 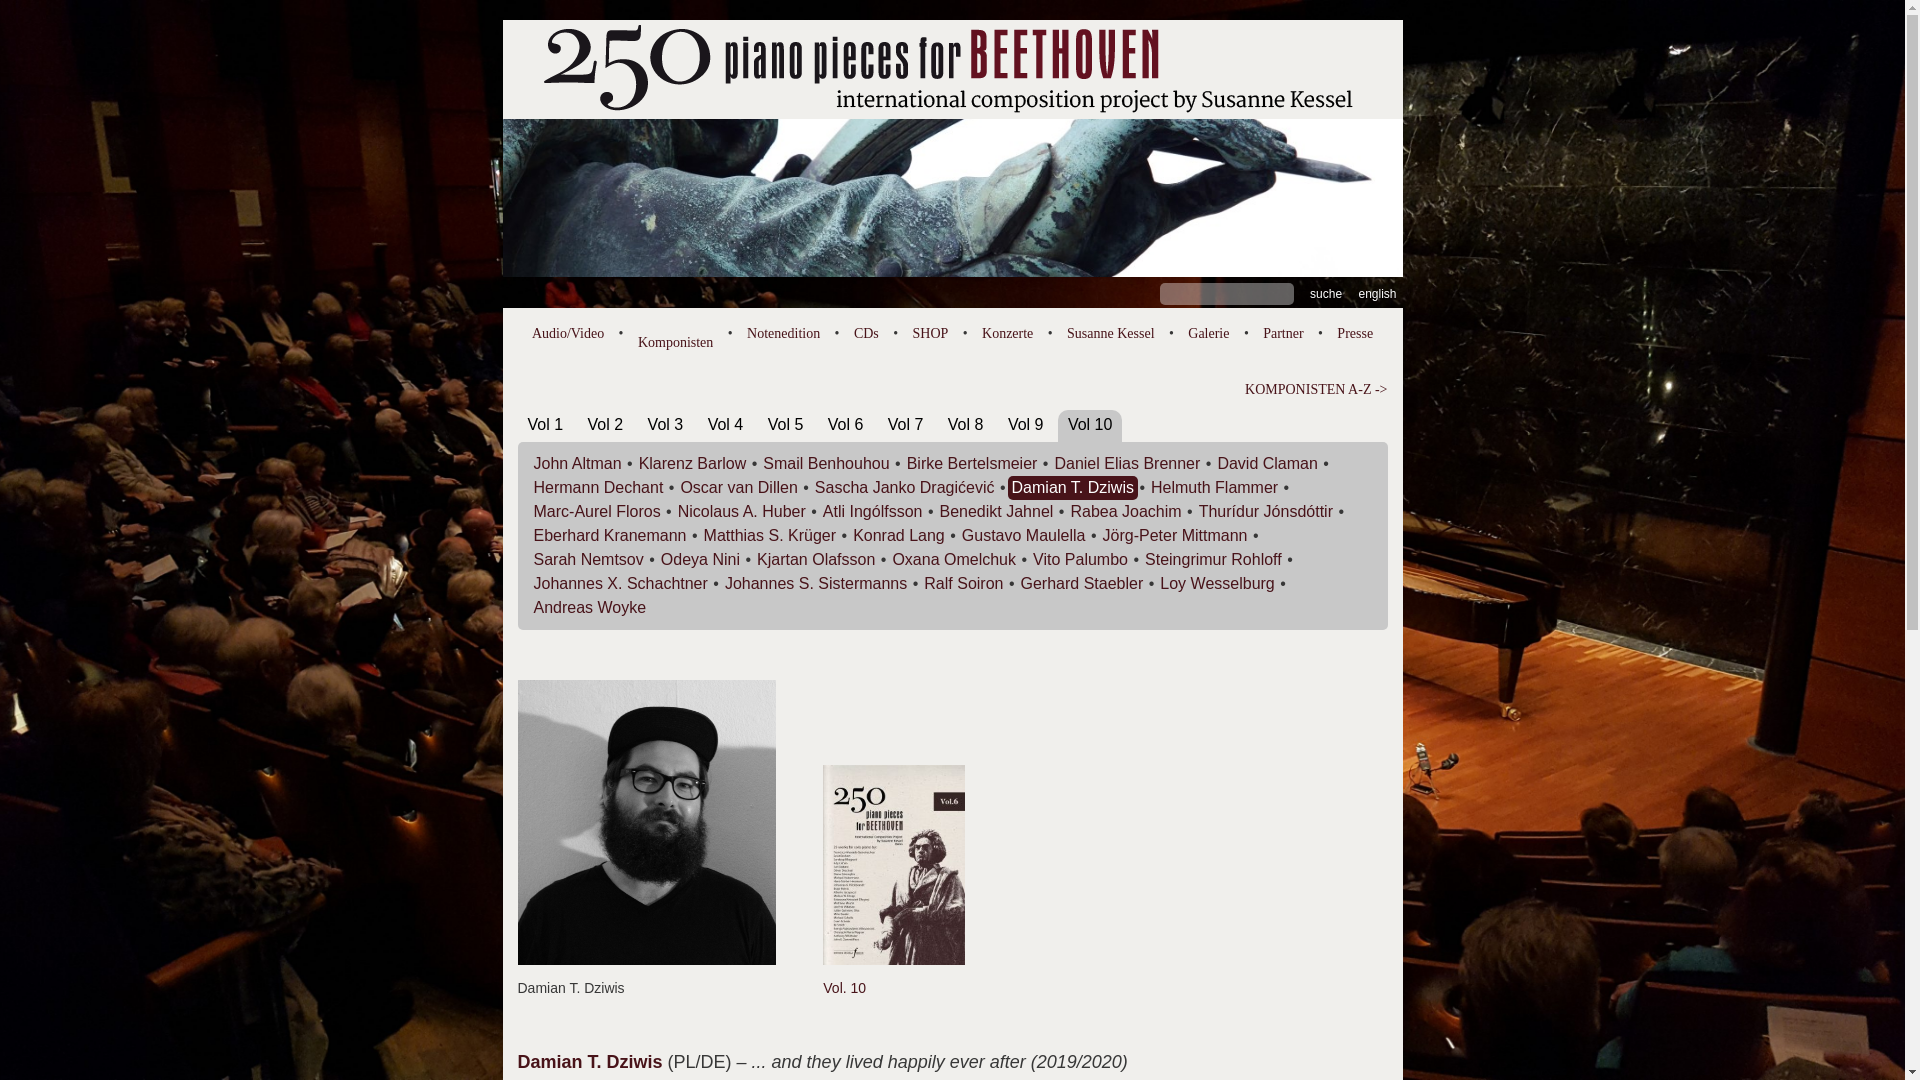 What do you see at coordinates (533, 606) in the screenshot?
I see `'Andreas Woyke'` at bounding box center [533, 606].